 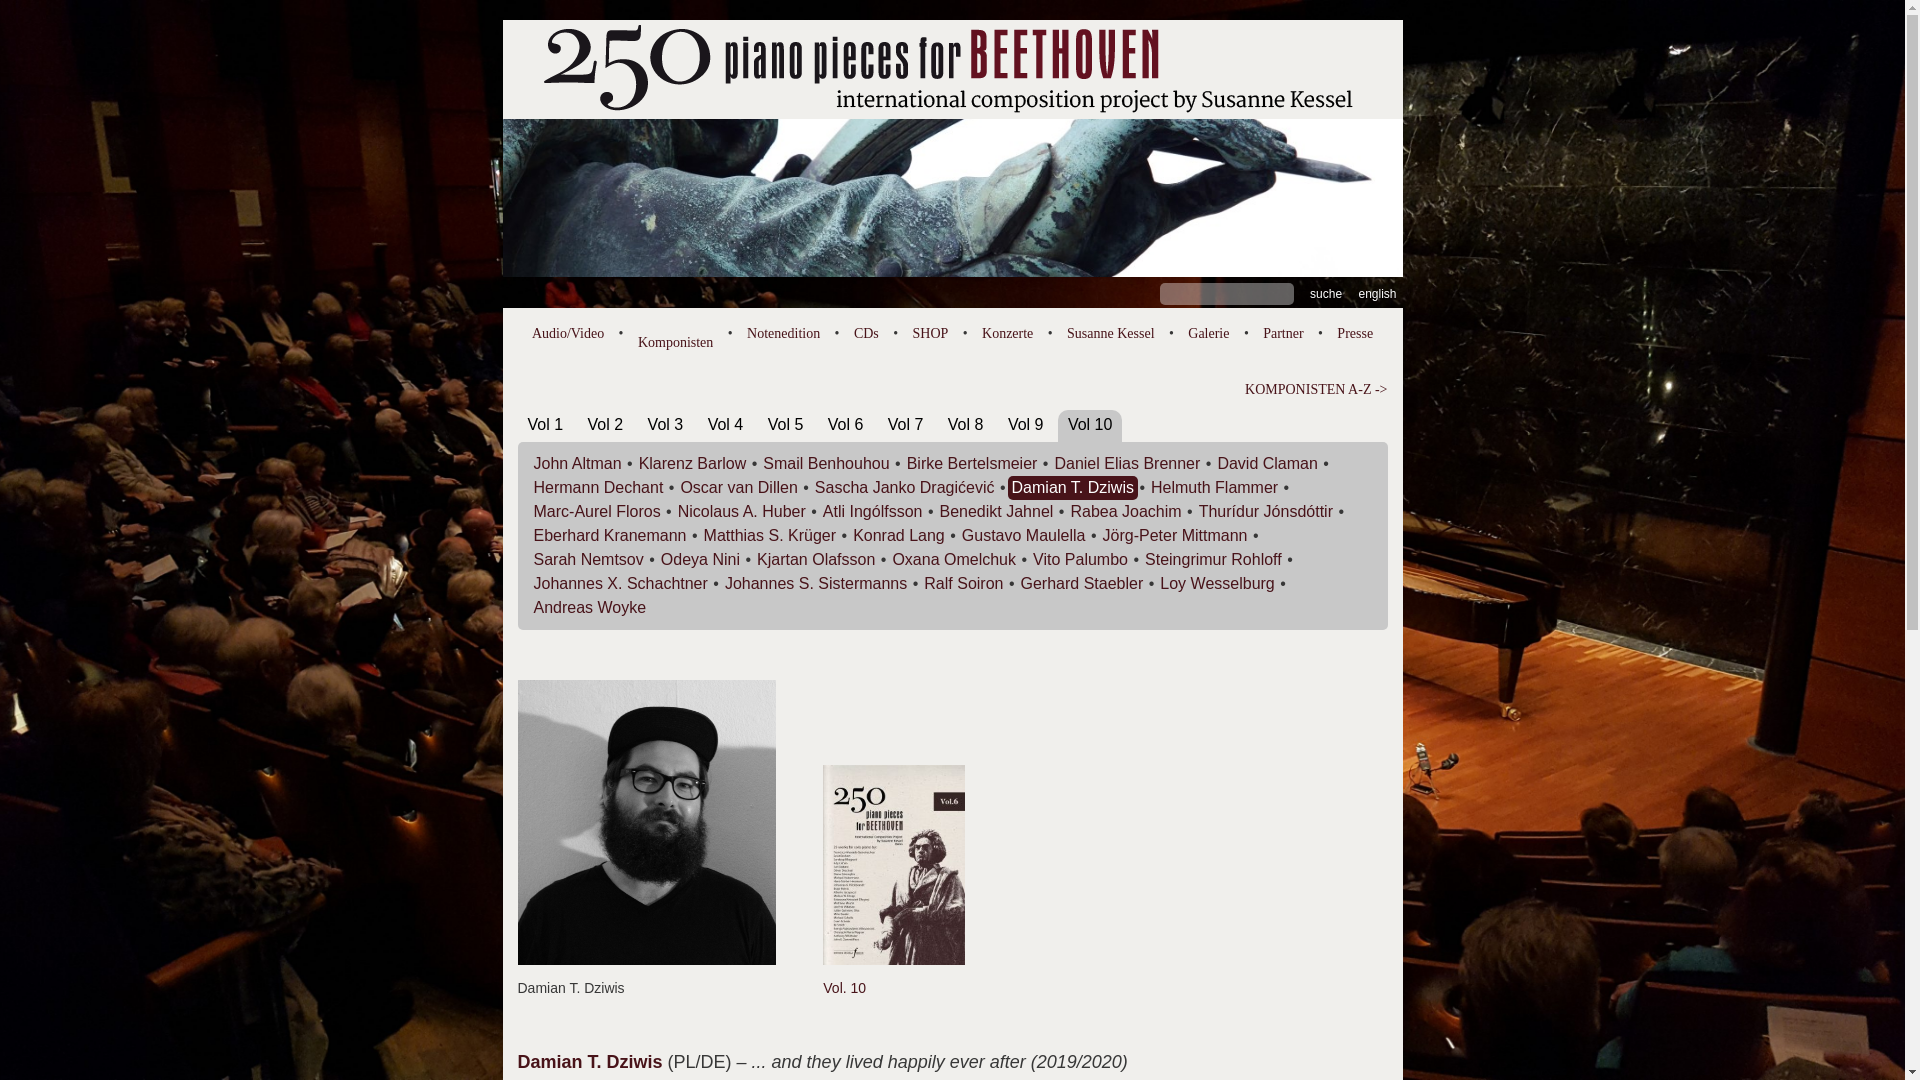 What do you see at coordinates (533, 606) in the screenshot?
I see `'Andreas Woyke'` at bounding box center [533, 606].